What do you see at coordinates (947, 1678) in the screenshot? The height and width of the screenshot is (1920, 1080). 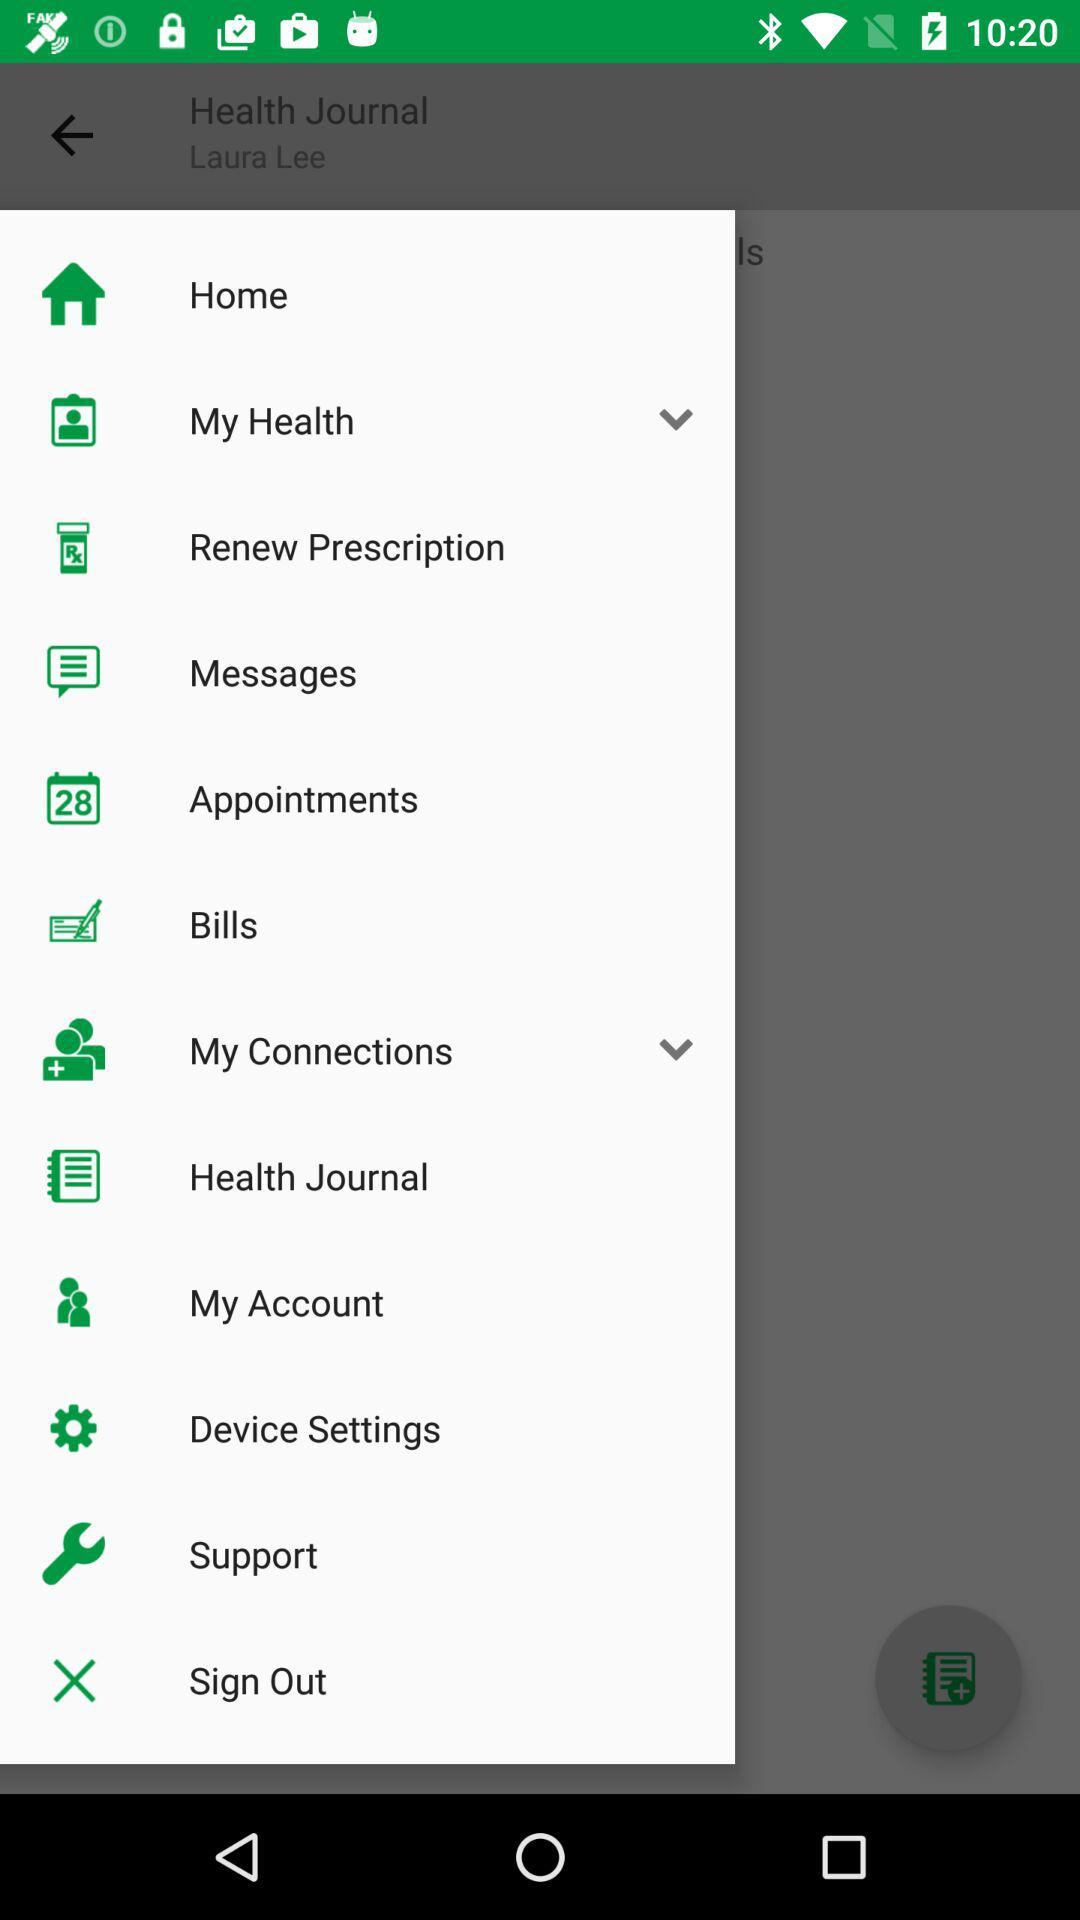 I see `contact` at bounding box center [947, 1678].